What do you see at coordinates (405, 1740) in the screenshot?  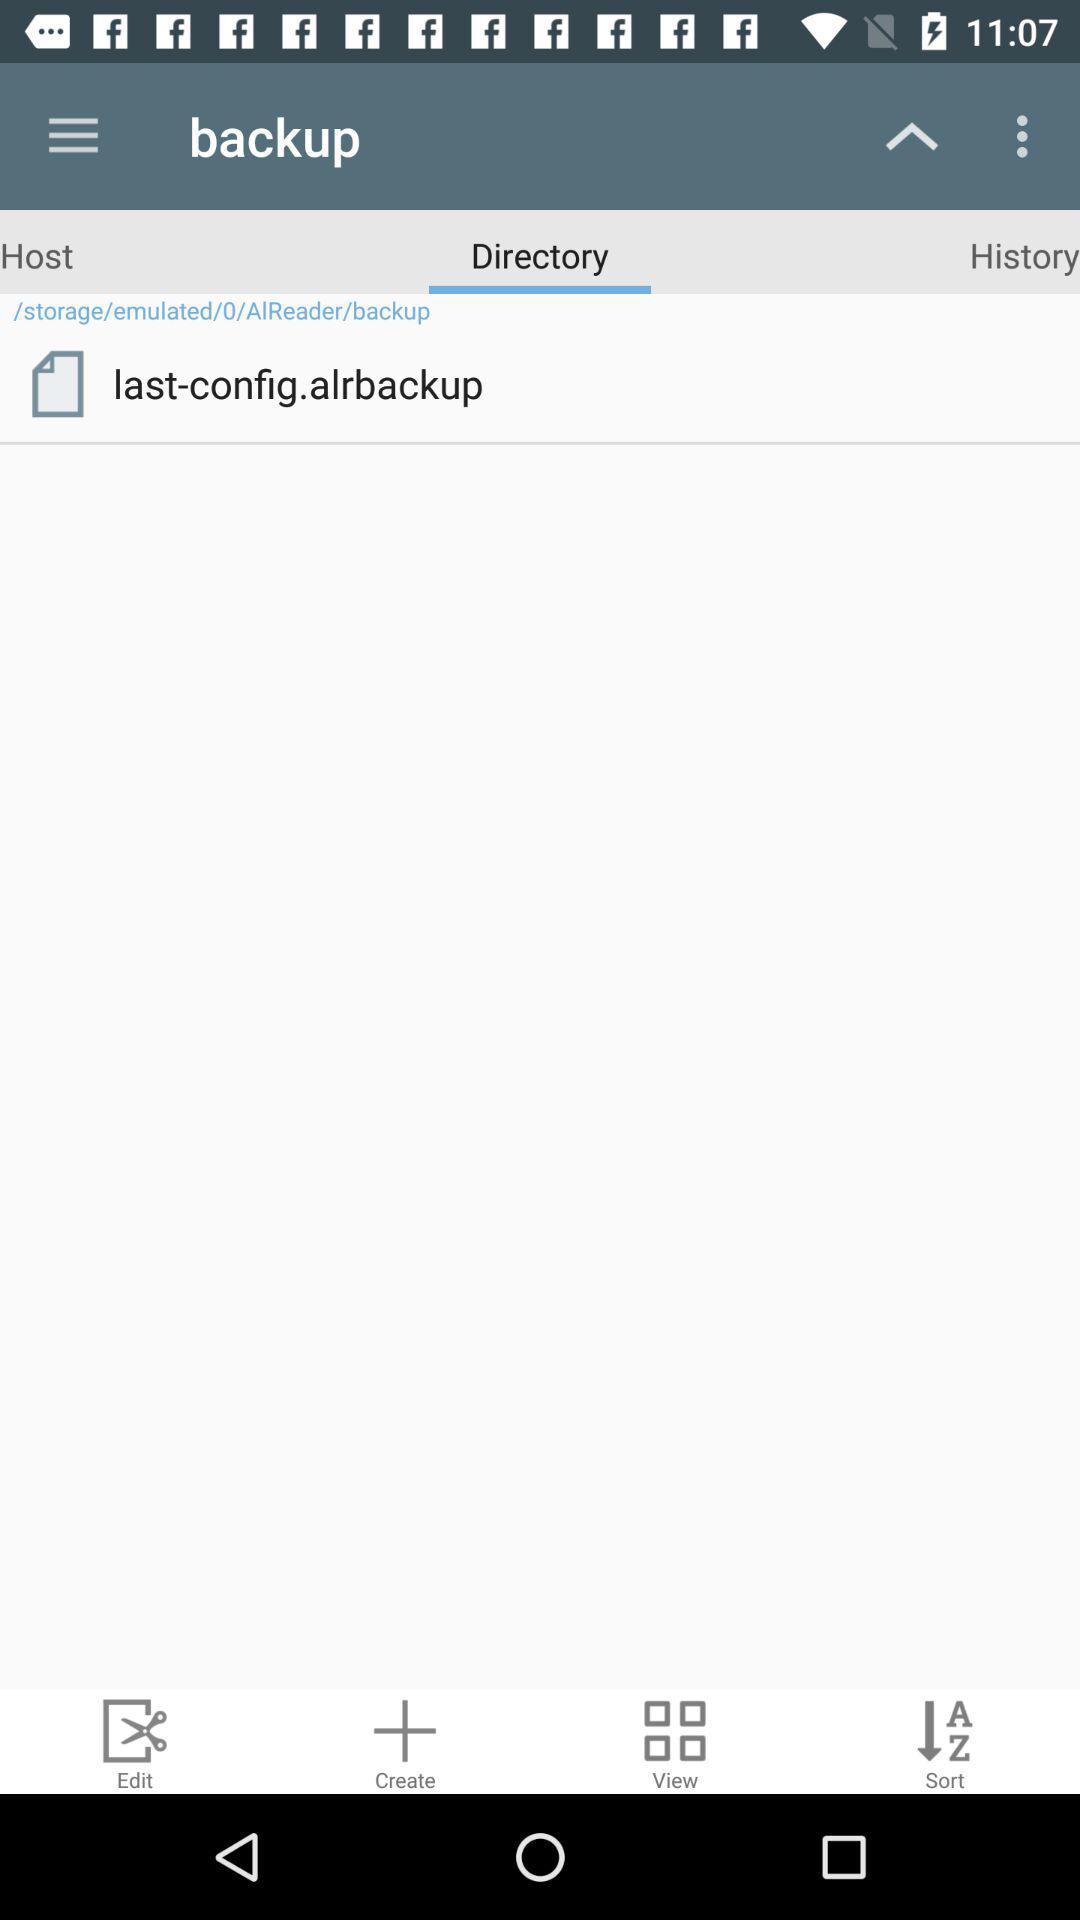 I see `new` at bounding box center [405, 1740].